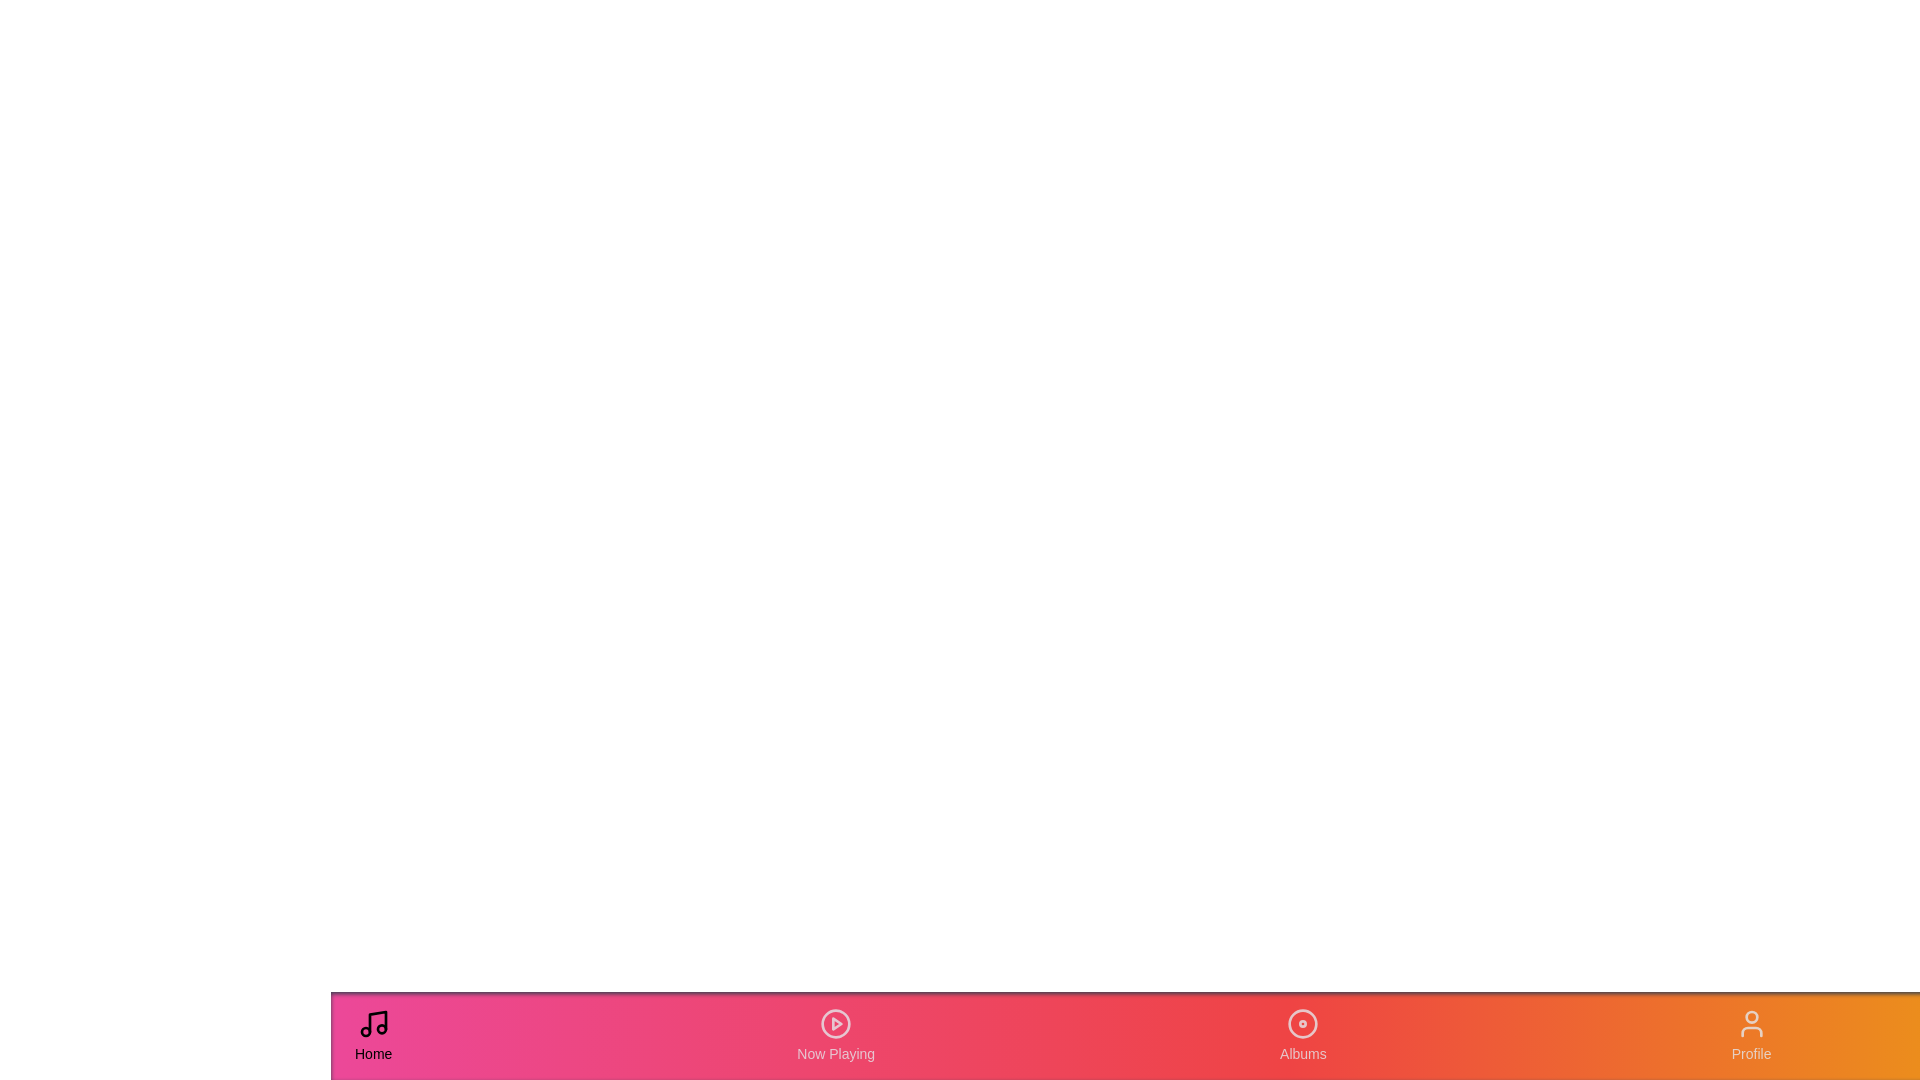 This screenshot has height=1080, width=1920. I want to click on the 'Now Playing' tab to activate it, so click(835, 1035).